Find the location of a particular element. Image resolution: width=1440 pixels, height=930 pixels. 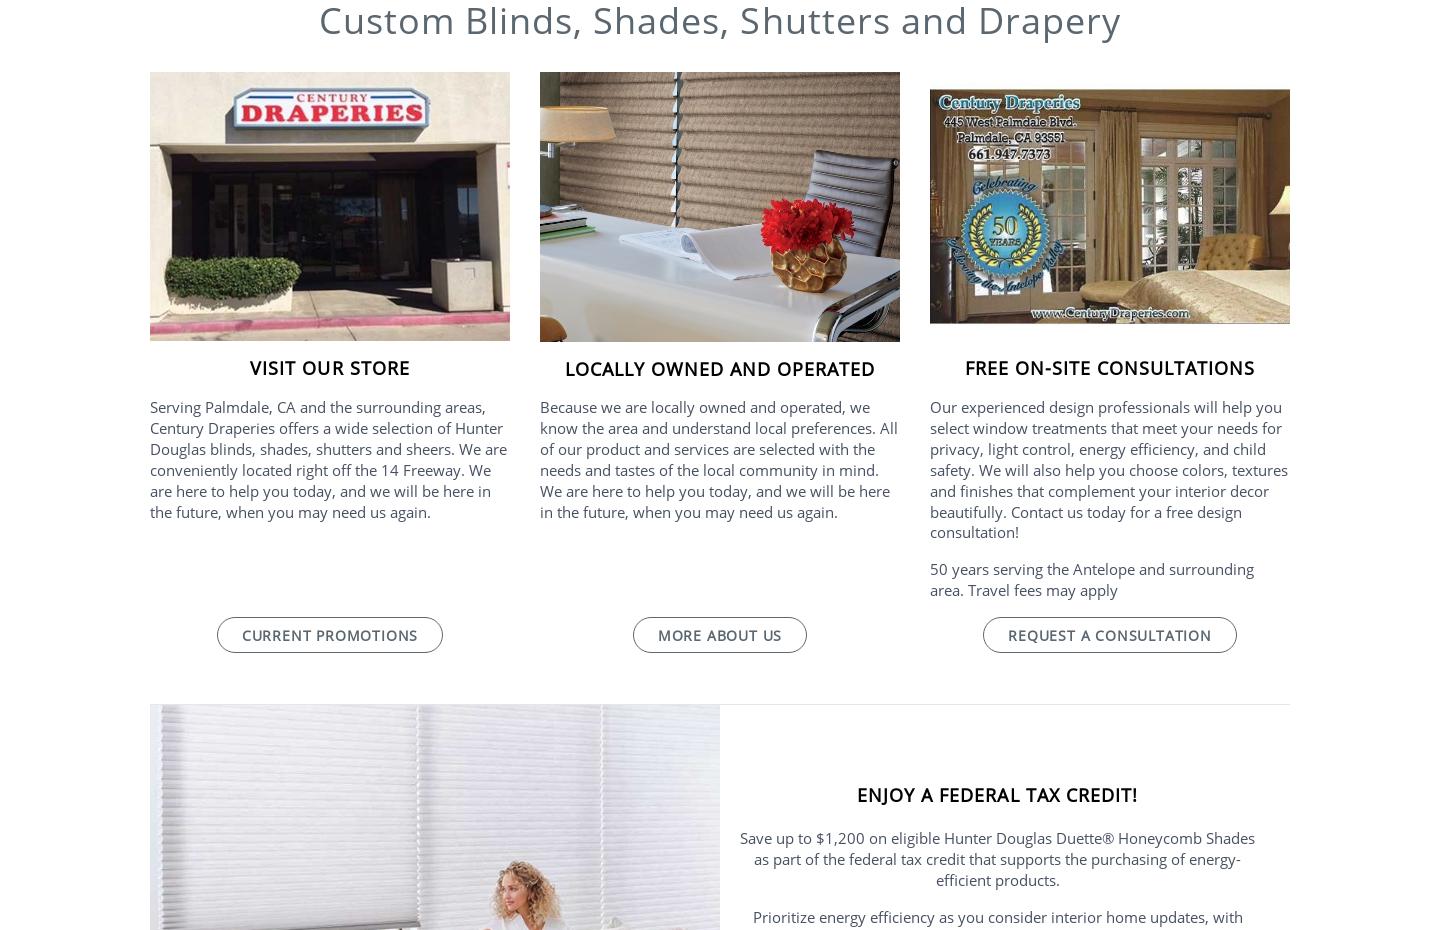

'LOCALLY OWNED AND OPERATED' is located at coordinates (719, 367).